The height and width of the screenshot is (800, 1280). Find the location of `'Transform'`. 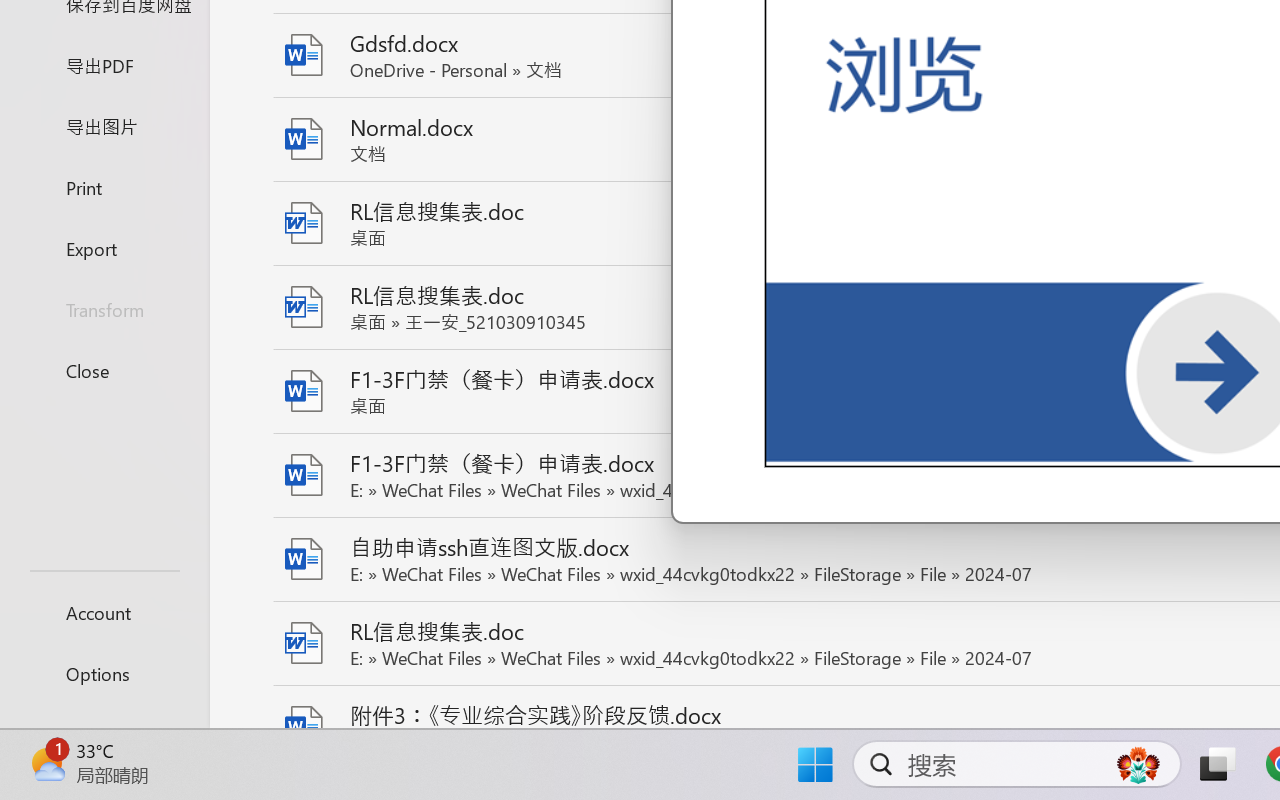

'Transform' is located at coordinates (103, 308).